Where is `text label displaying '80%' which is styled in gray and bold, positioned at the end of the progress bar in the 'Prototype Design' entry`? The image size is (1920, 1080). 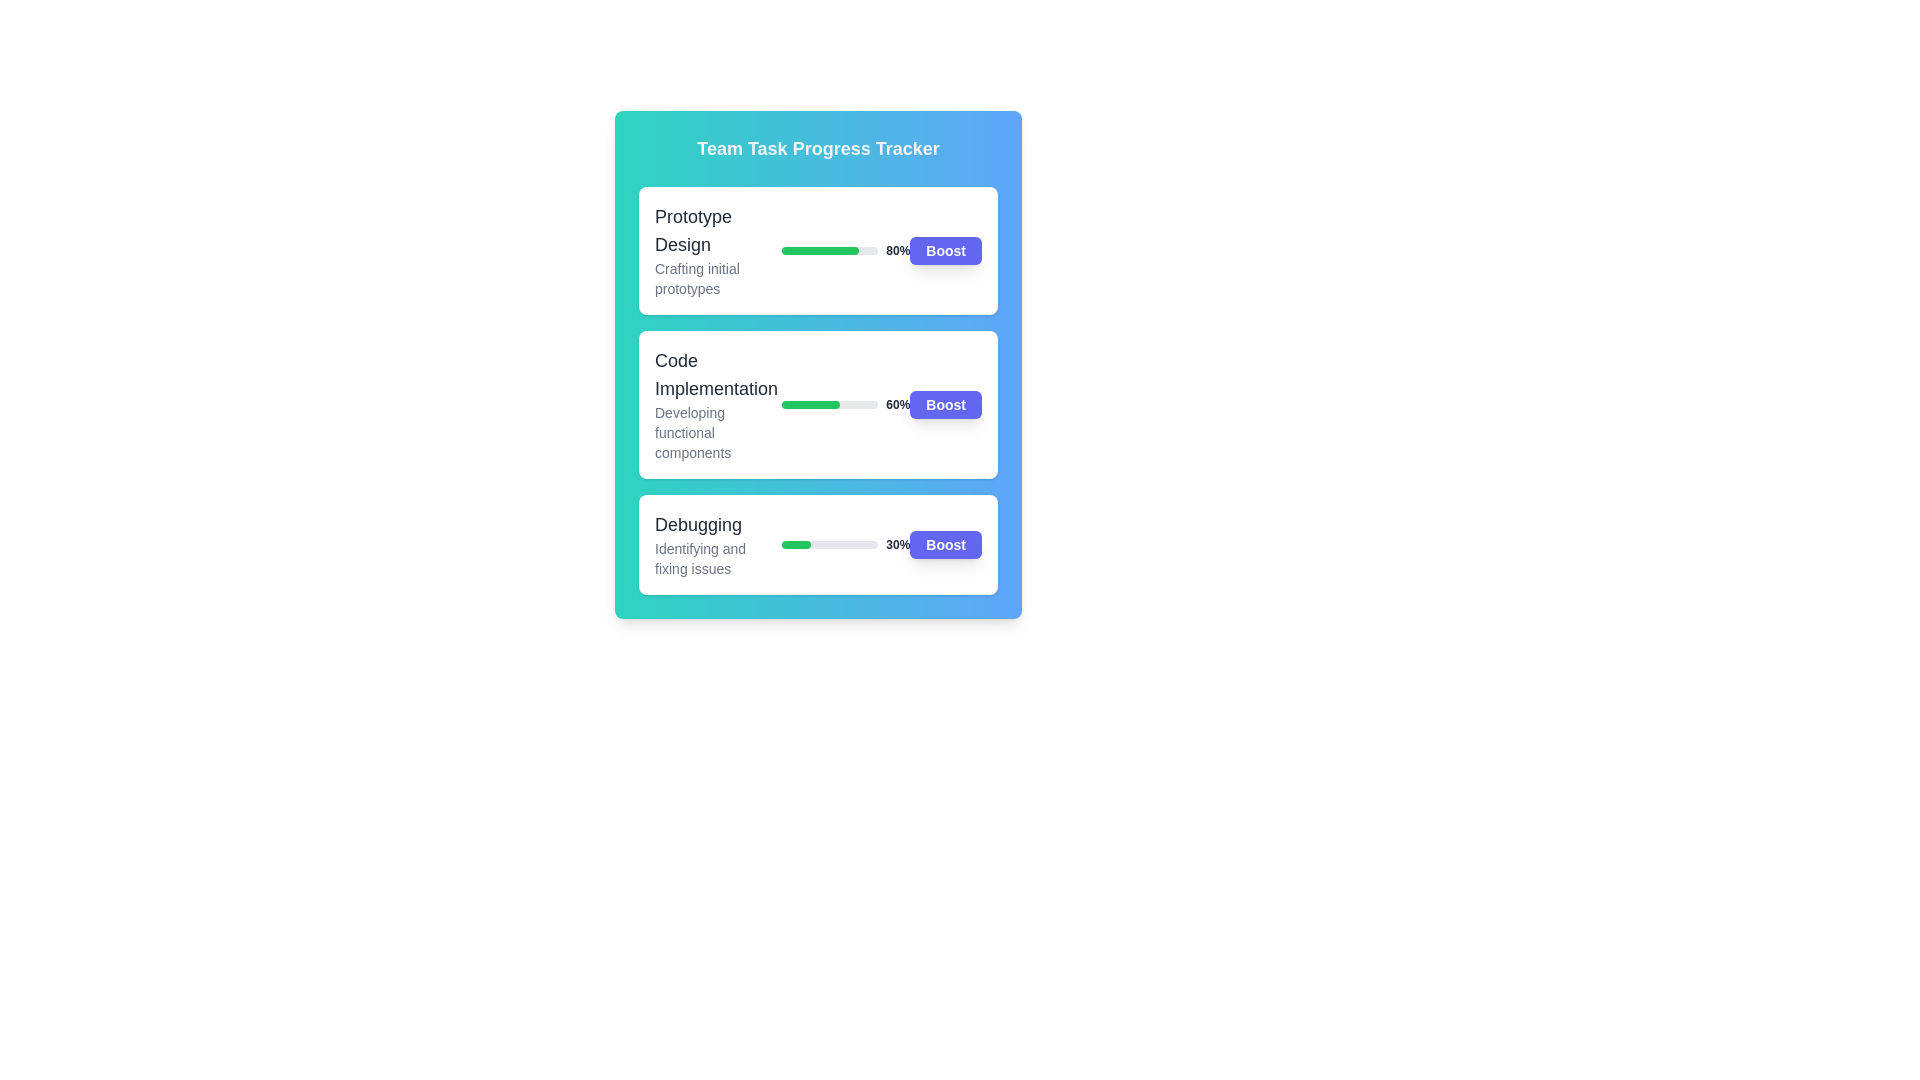 text label displaying '80%' which is styled in gray and bold, positioned at the end of the progress bar in the 'Prototype Design' entry is located at coordinates (897, 249).